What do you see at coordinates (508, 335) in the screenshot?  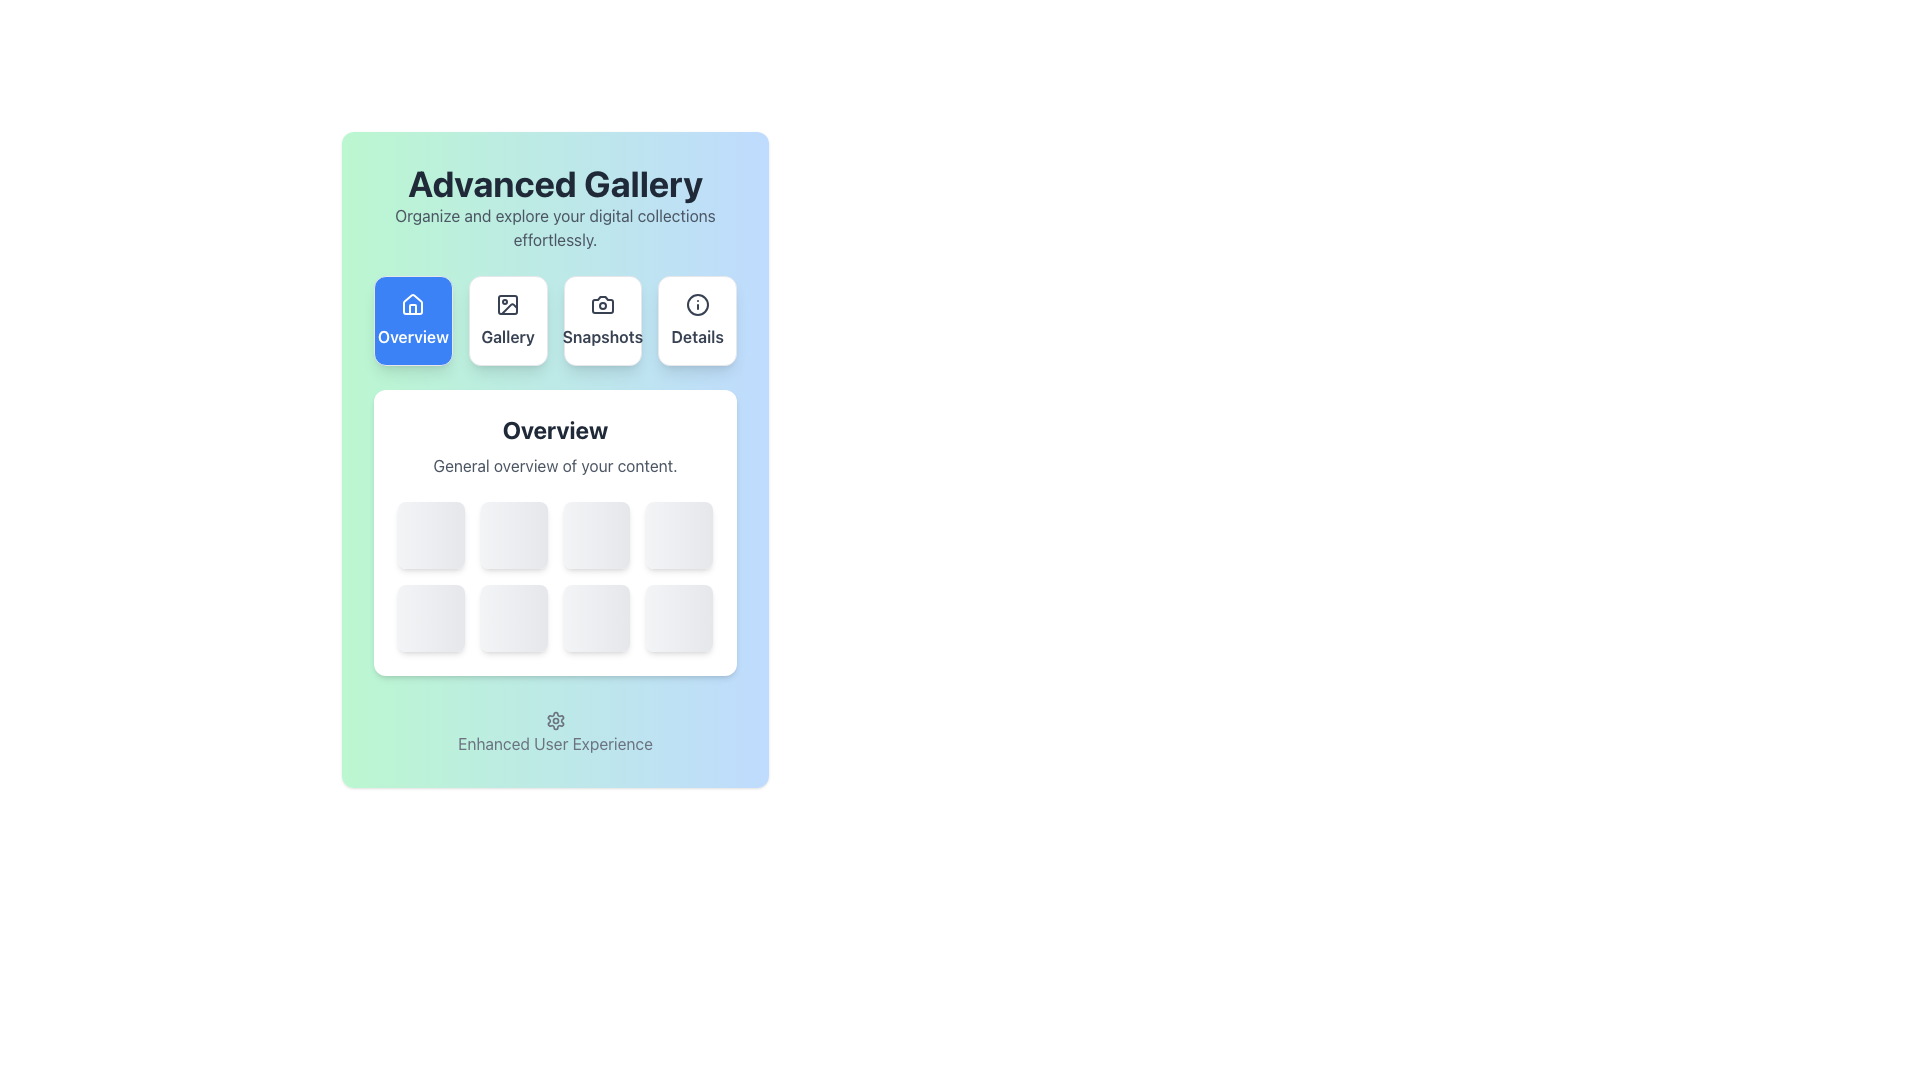 I see `the 'Gallery' static text label located at the bottom center of the rounded rectangular button with a white background and shadow effect` at bounding box center [508, 335].